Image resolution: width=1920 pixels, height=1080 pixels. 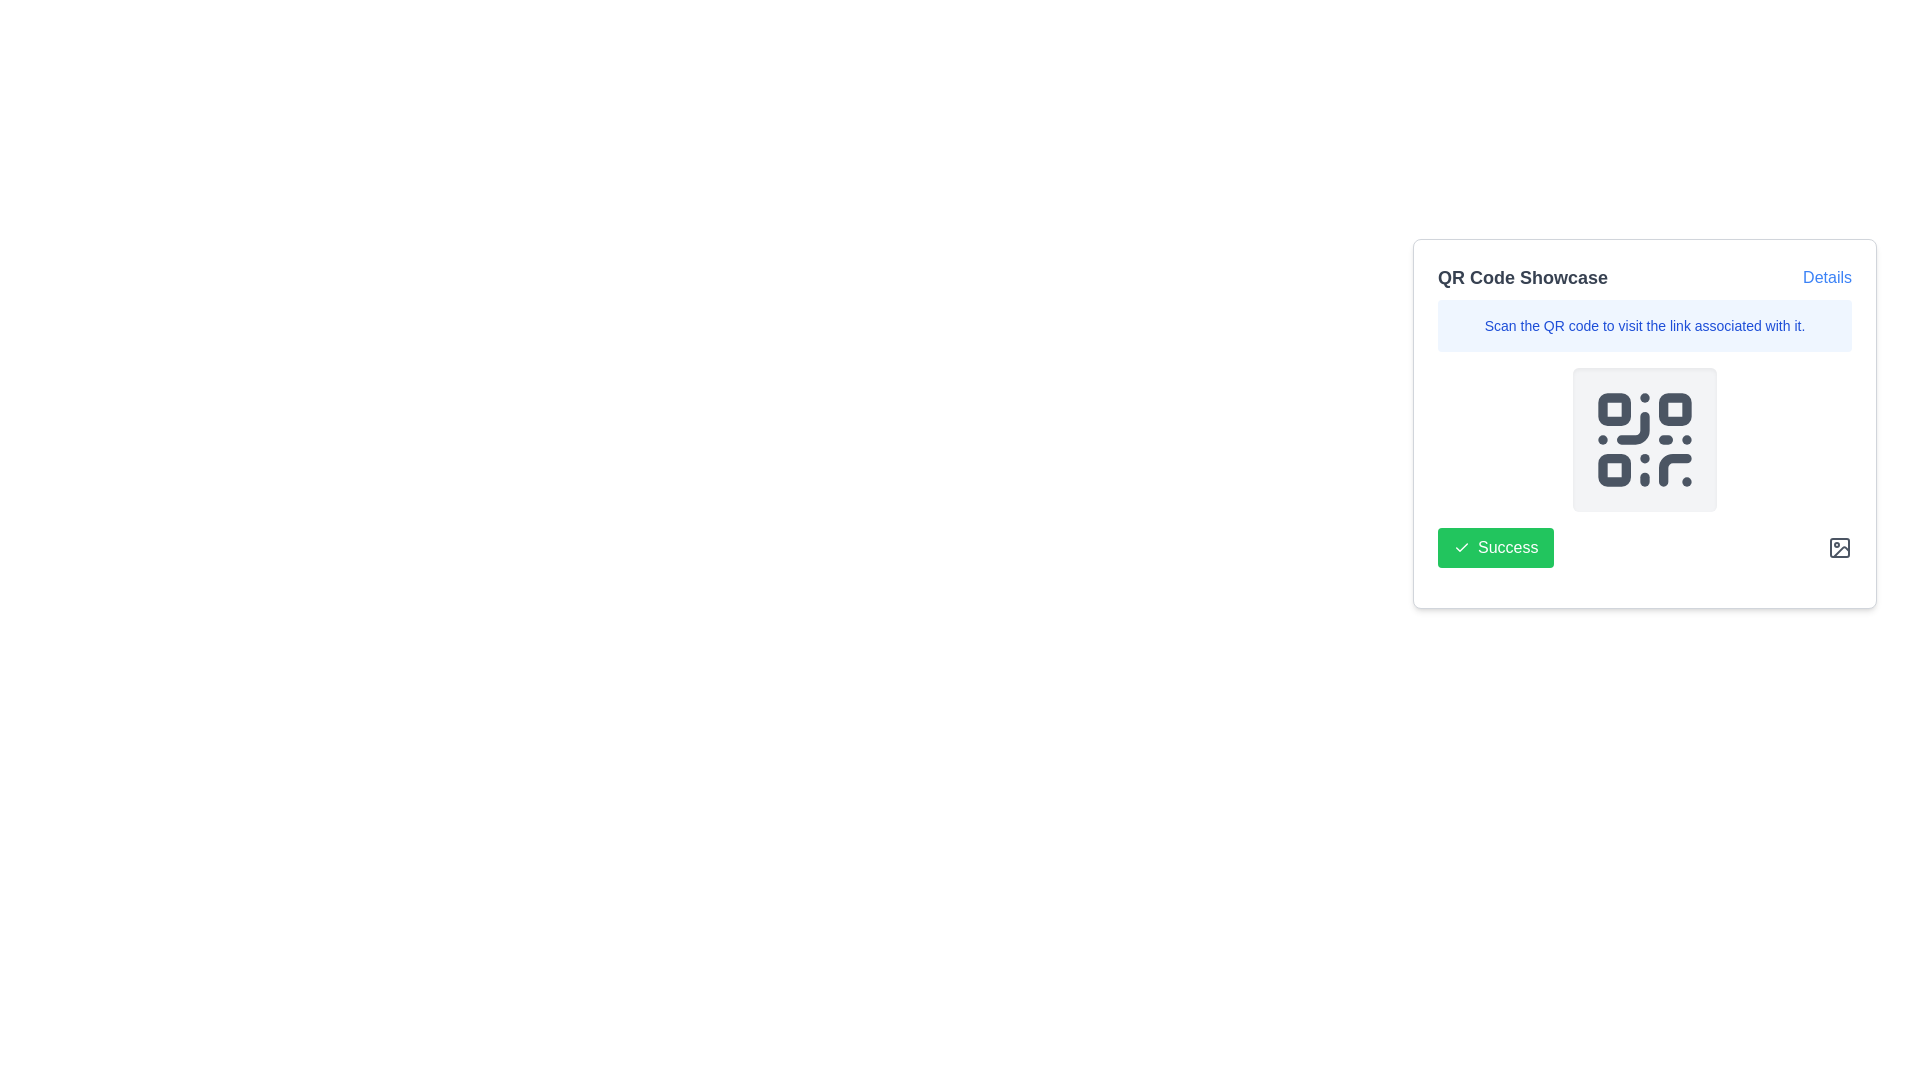 What do you see at coordinates (1614, 408) in the screenshot?
I see `the small square decorative element located in the top-left corner of the QR code structure` at bounding box center [1614, 408].